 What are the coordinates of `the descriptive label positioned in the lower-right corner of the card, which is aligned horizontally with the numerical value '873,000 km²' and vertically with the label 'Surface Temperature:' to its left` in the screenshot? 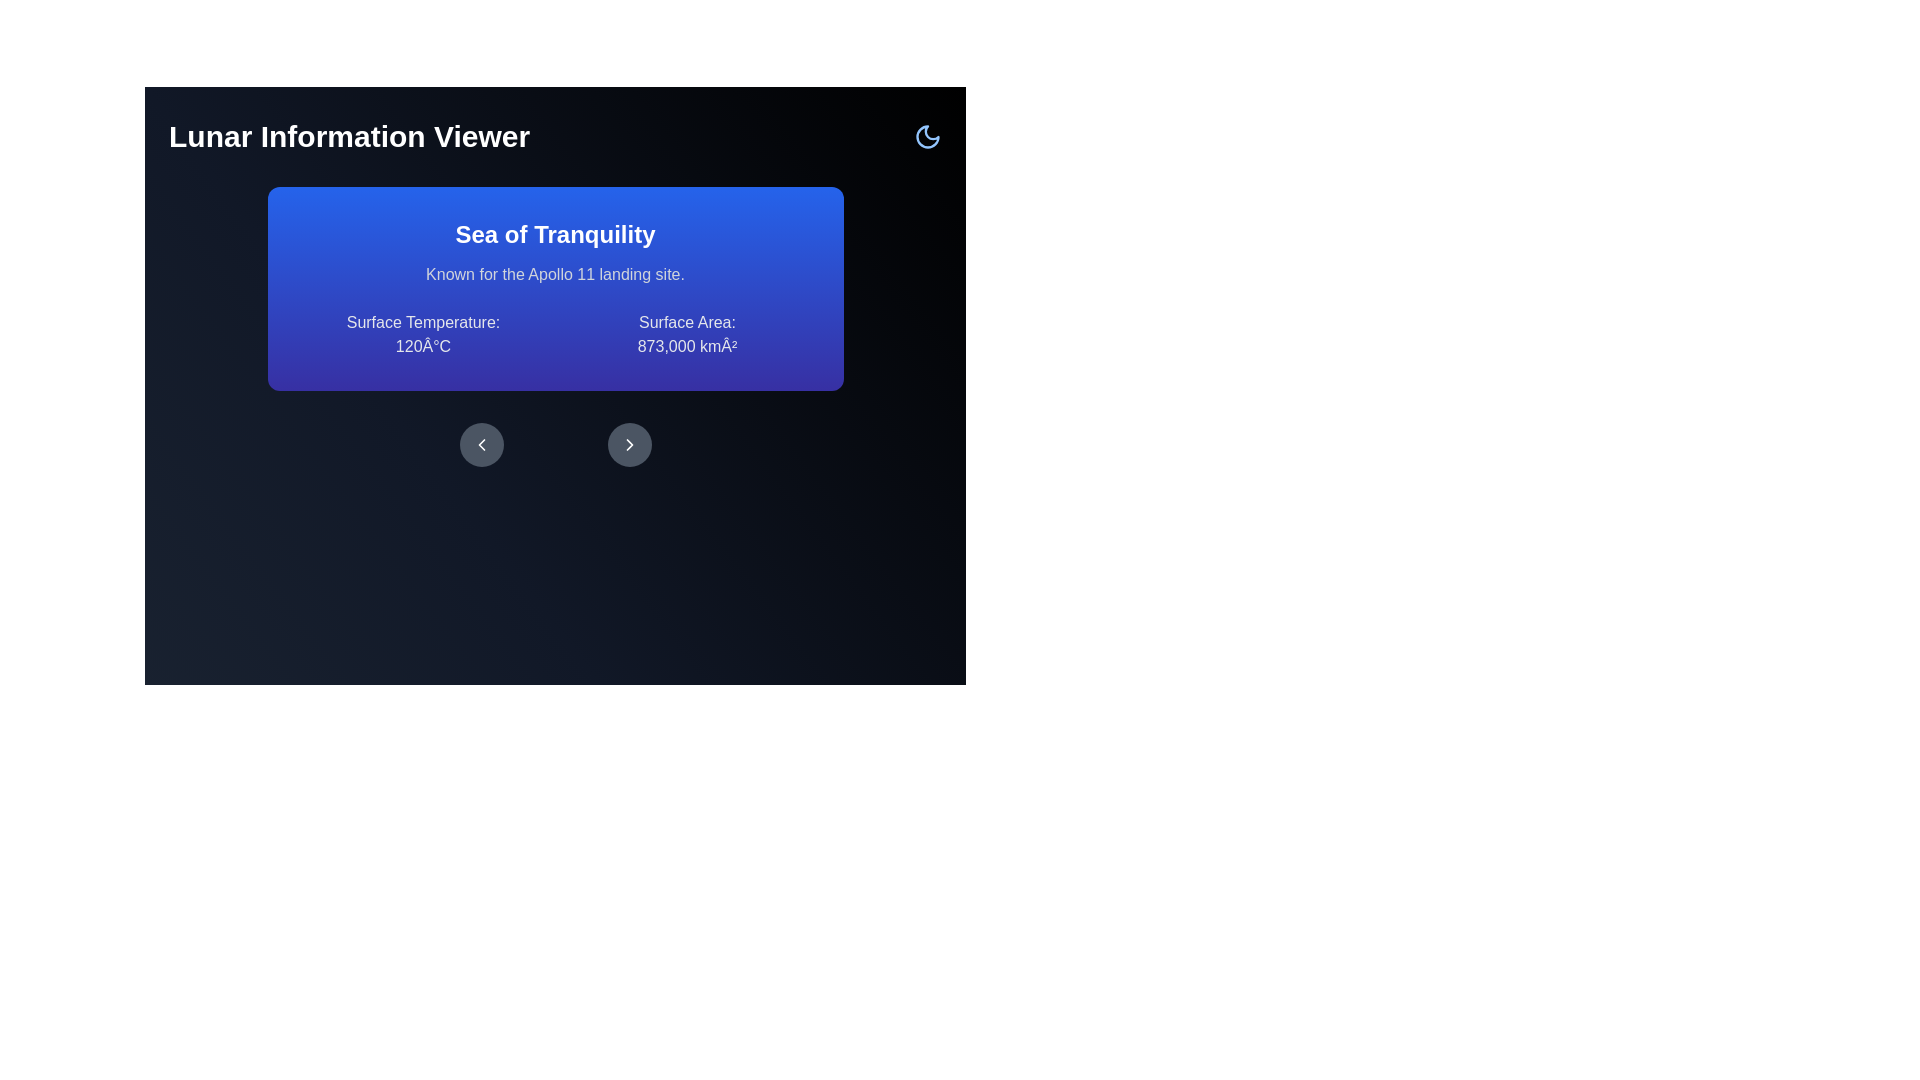 It's located at (687, 321).